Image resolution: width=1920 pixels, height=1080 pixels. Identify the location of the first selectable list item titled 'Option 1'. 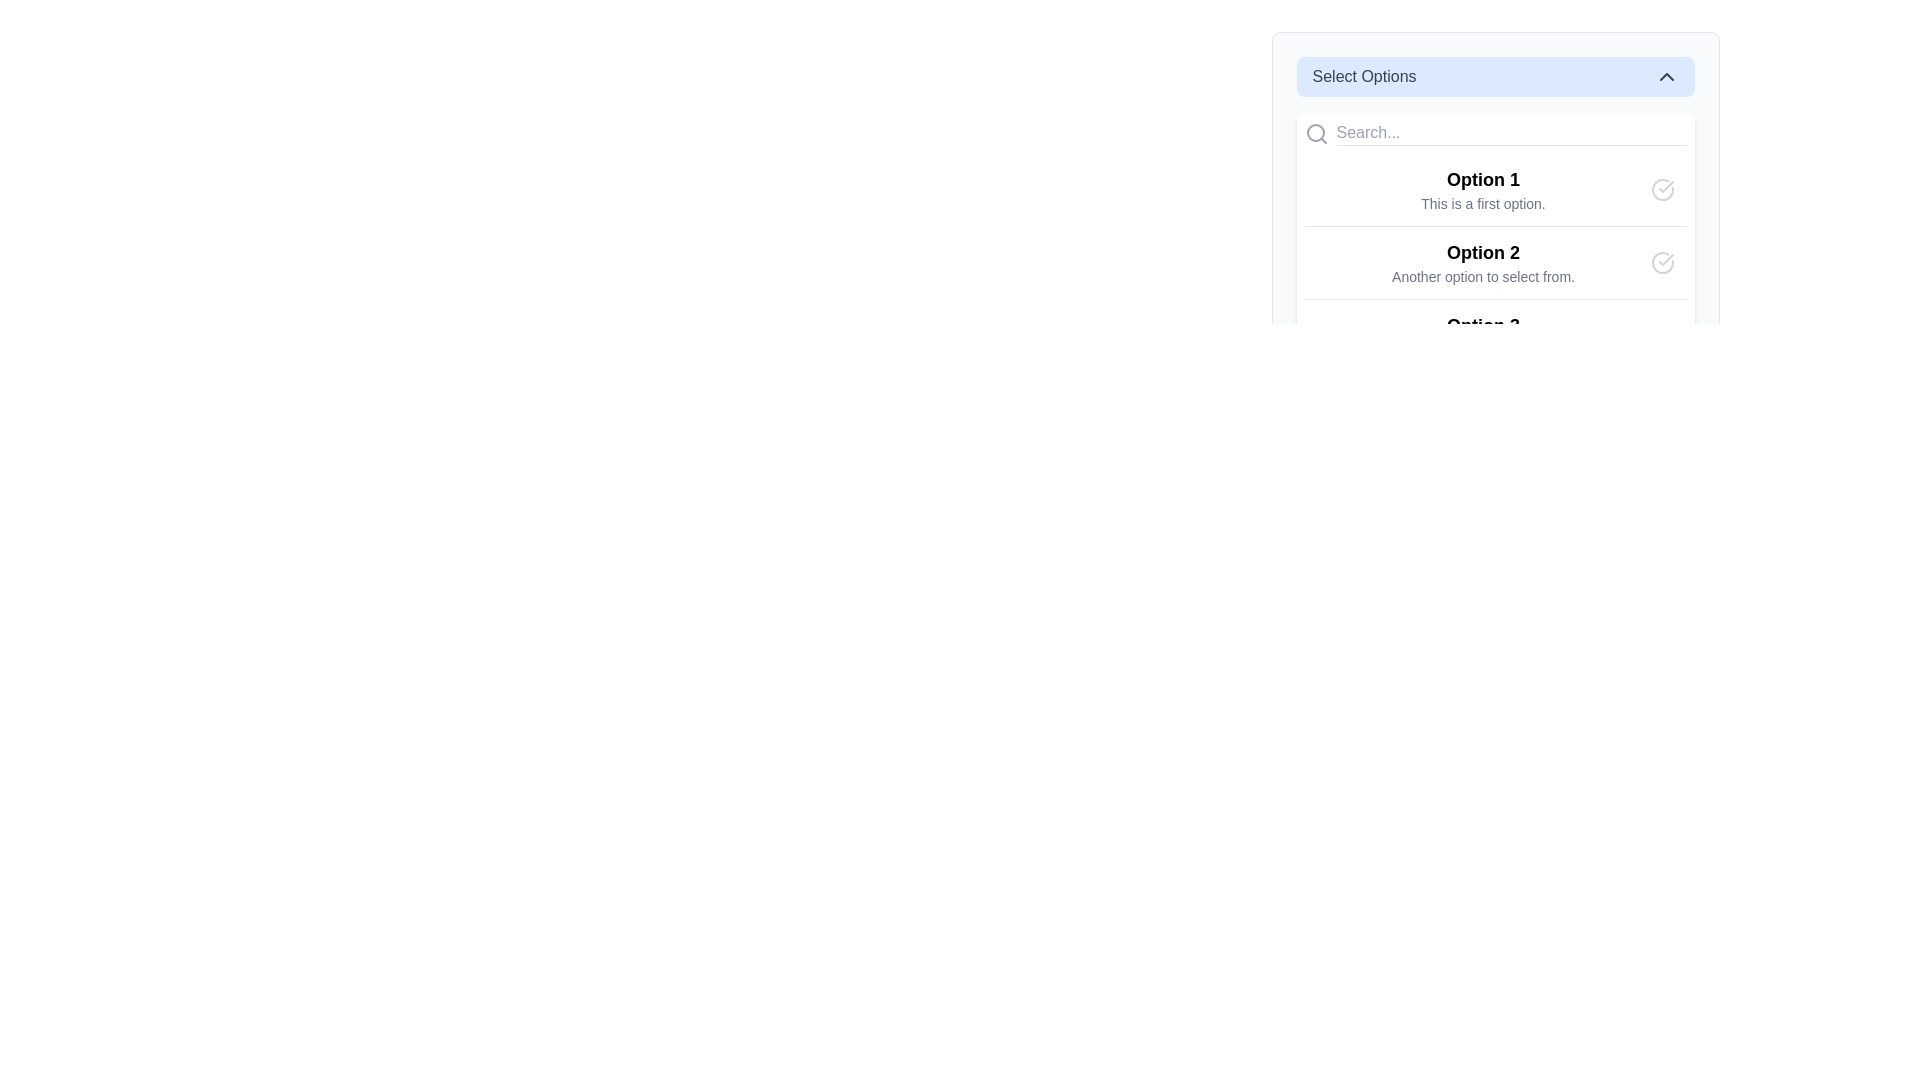
(1495, 189).